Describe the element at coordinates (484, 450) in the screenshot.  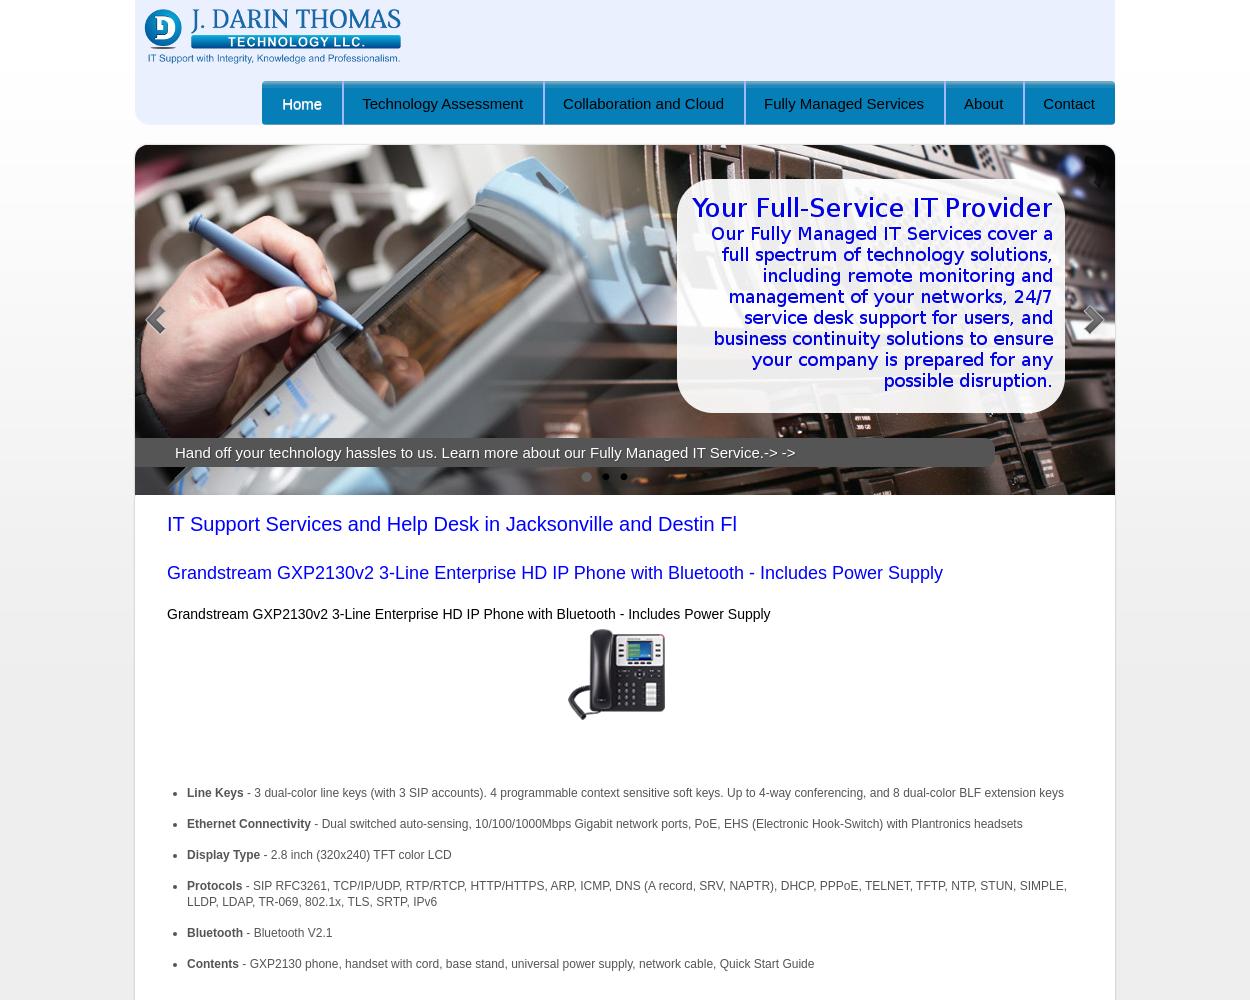
I see `'Hand off your technology hassles to us. Learn more about our Fully Managed IT Service.-> ->'` at that location.